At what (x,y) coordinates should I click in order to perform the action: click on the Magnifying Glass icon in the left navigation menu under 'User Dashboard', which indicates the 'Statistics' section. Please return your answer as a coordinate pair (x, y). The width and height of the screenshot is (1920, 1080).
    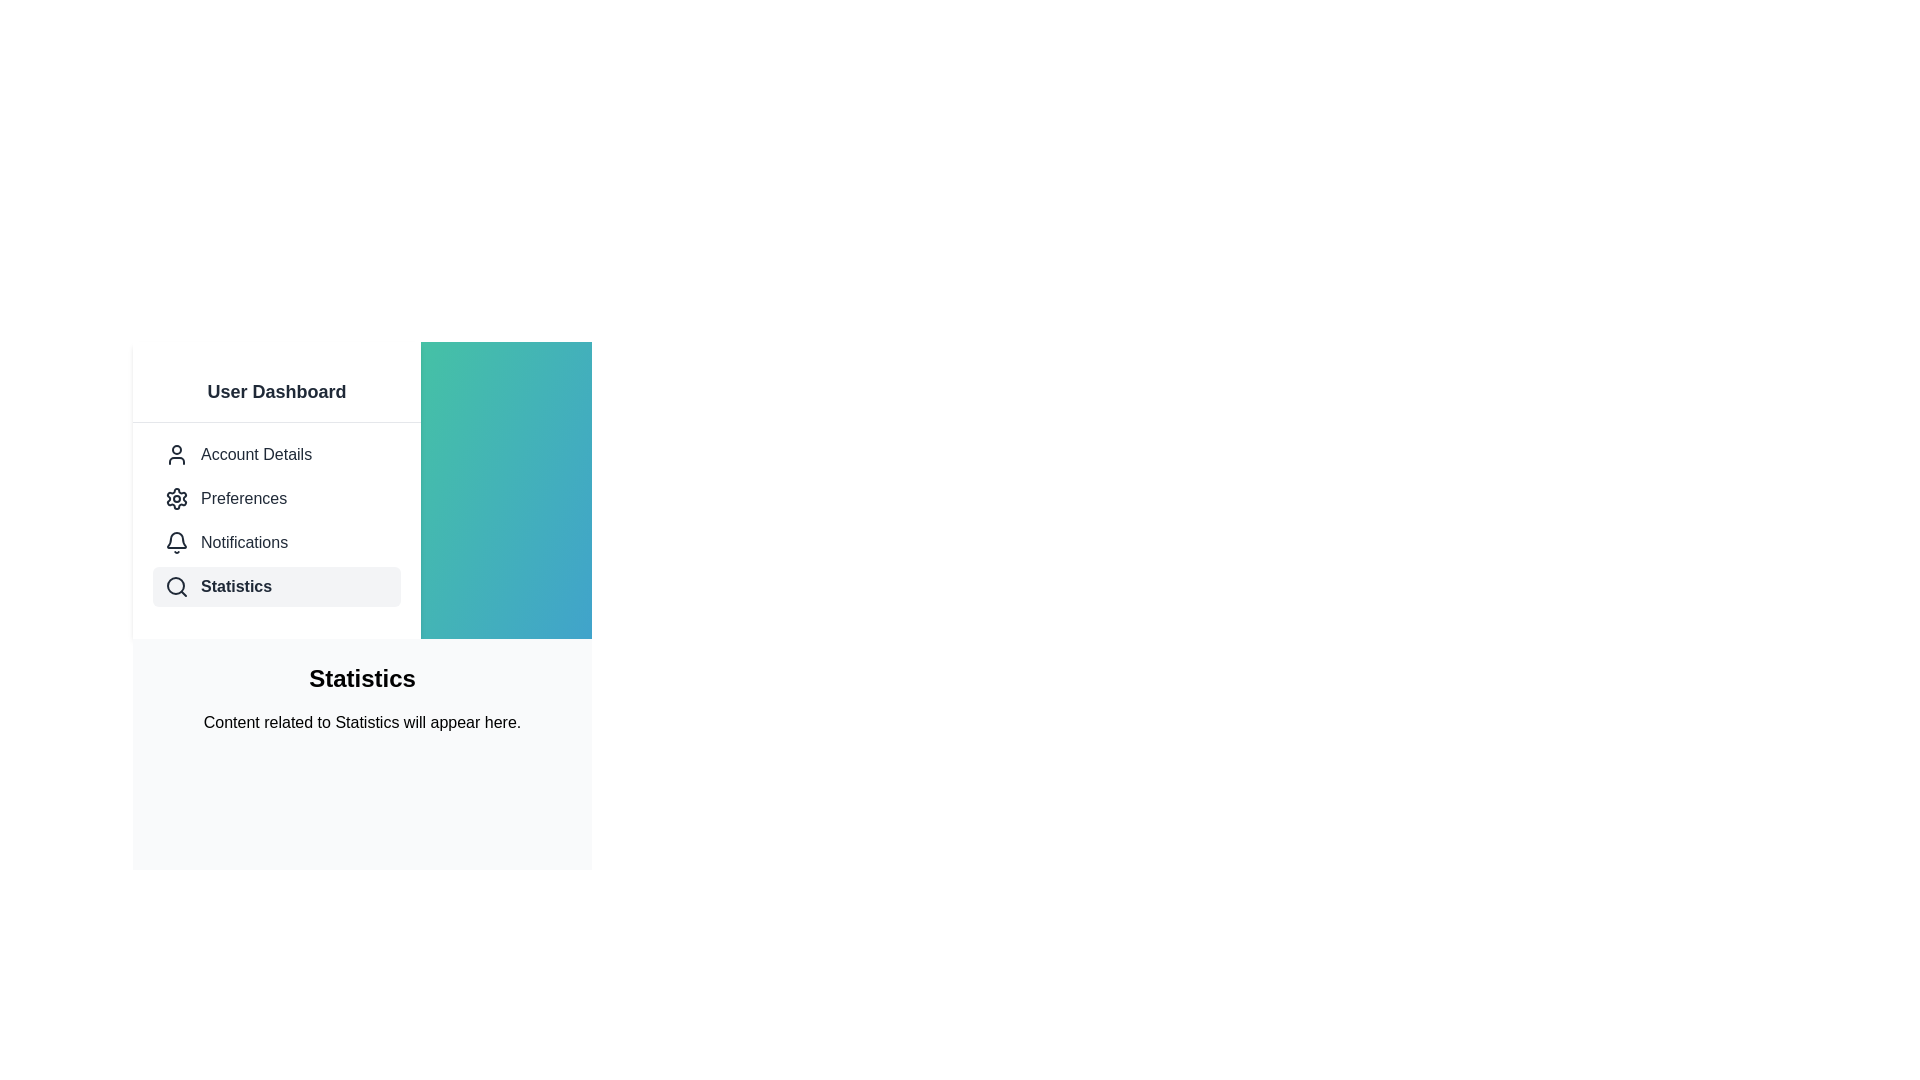
    Looking at the image, I should click on (177, 585).